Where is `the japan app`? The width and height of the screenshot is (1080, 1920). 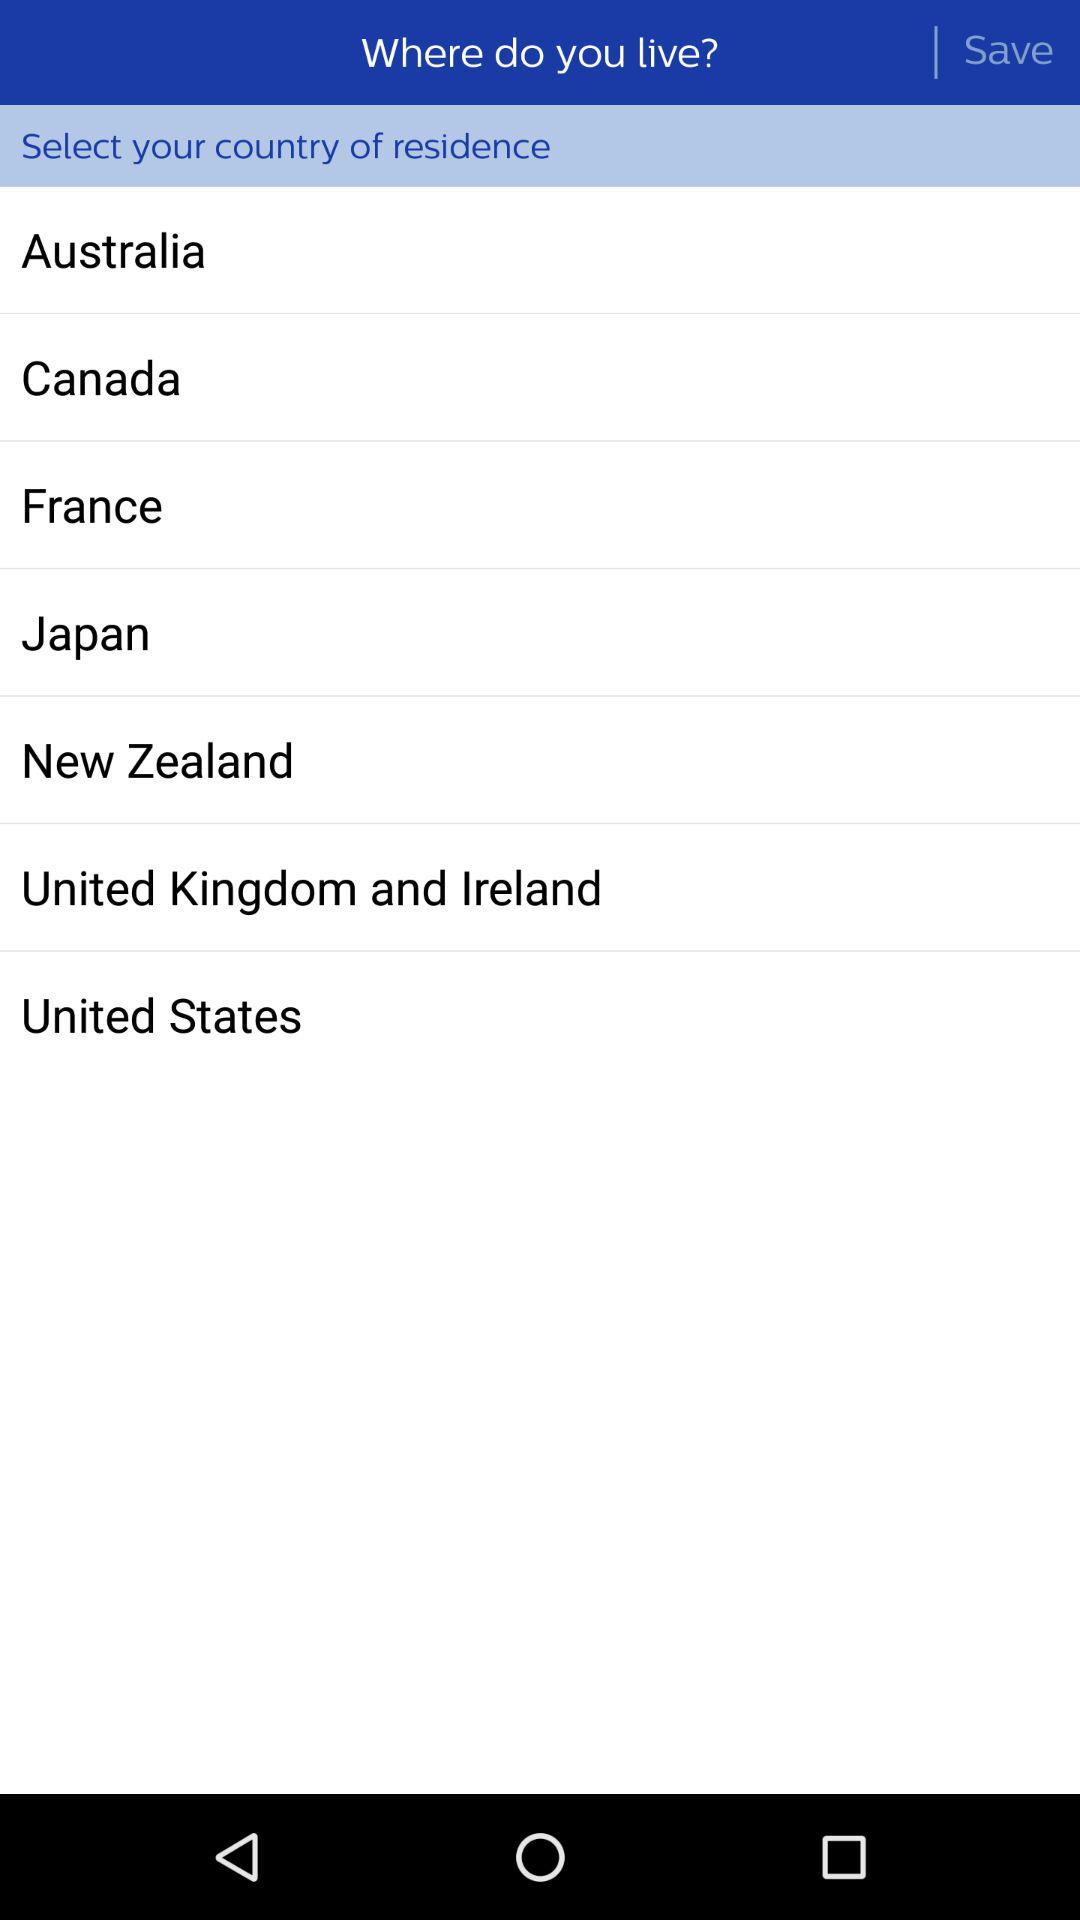 the japan app is located at coordinates (540, 631).